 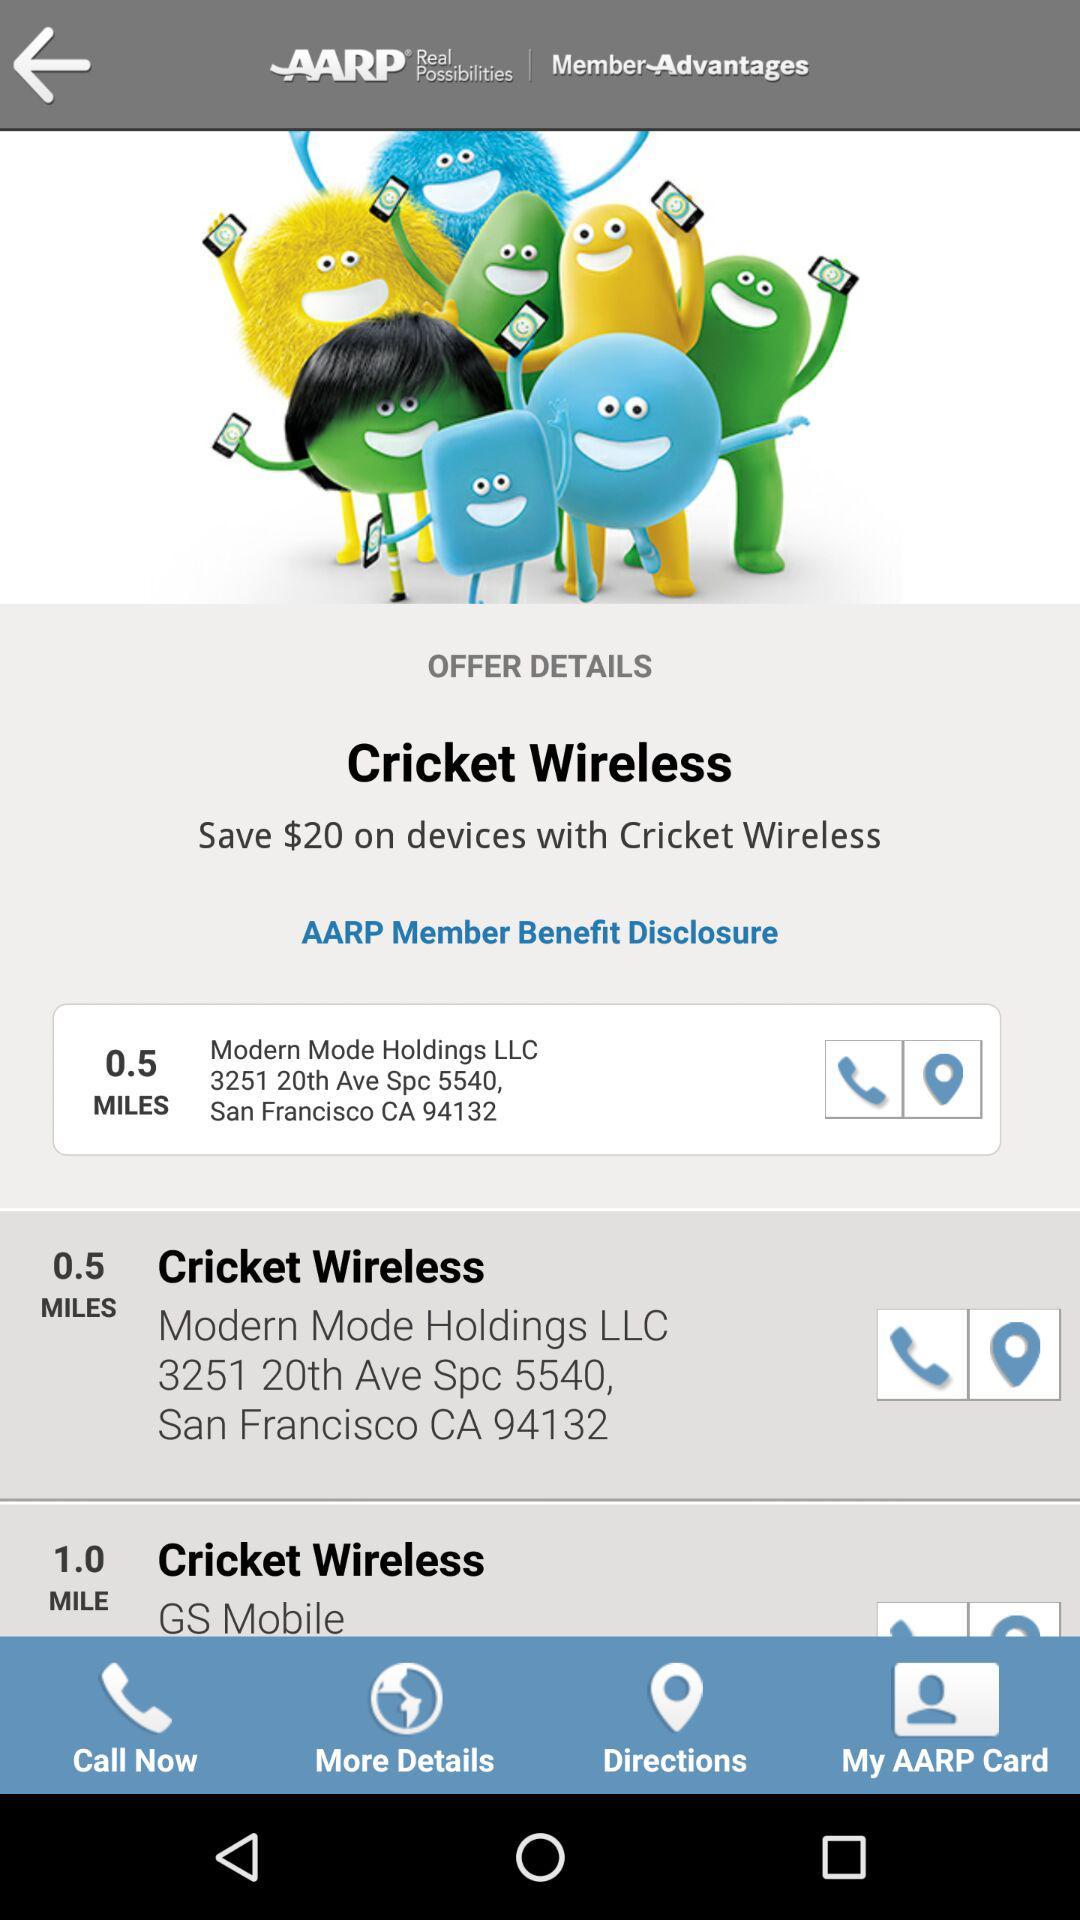 What do you see at coordinates (922, 1449) in the screenshot?
I see `the call icon` at bounding box center [922, 1449].